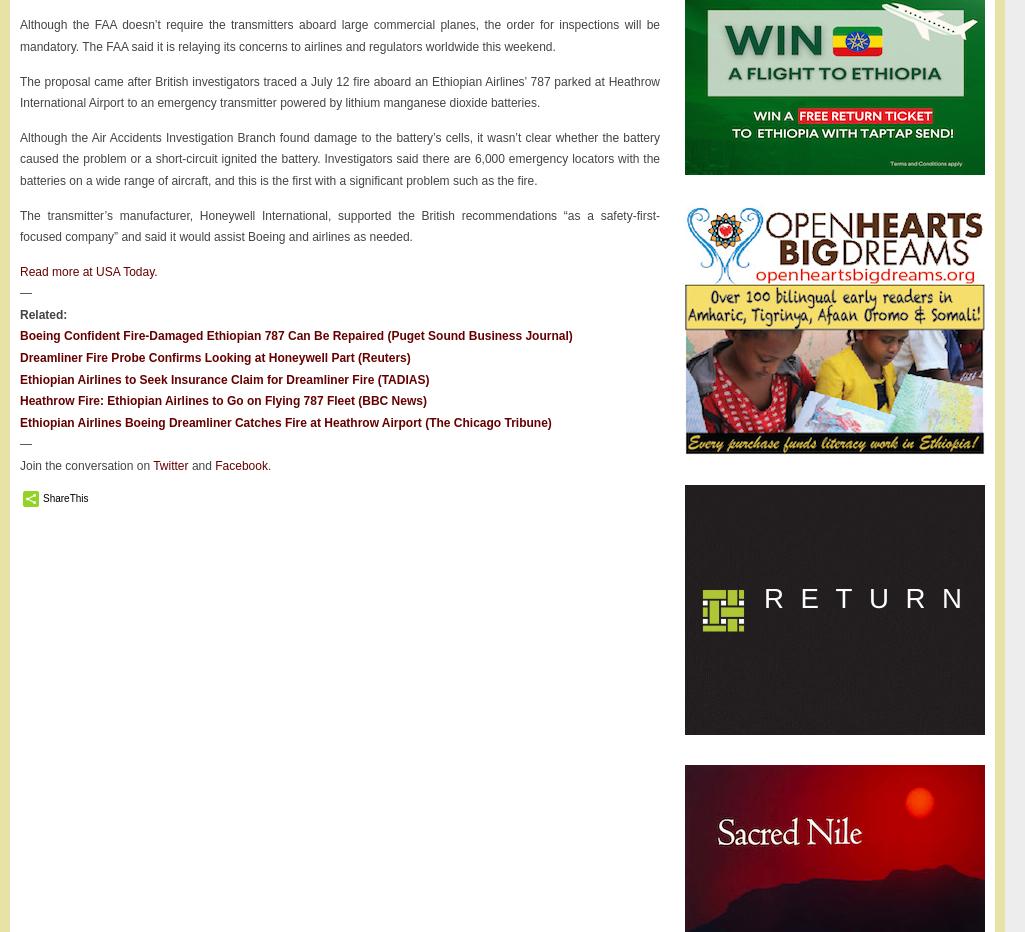 The width and height of the screenshot is (1025, 932). What do you see at coordinates (239, 466) in the screenshot?
I see `'Facebook'` at bounding box center [239, 466].